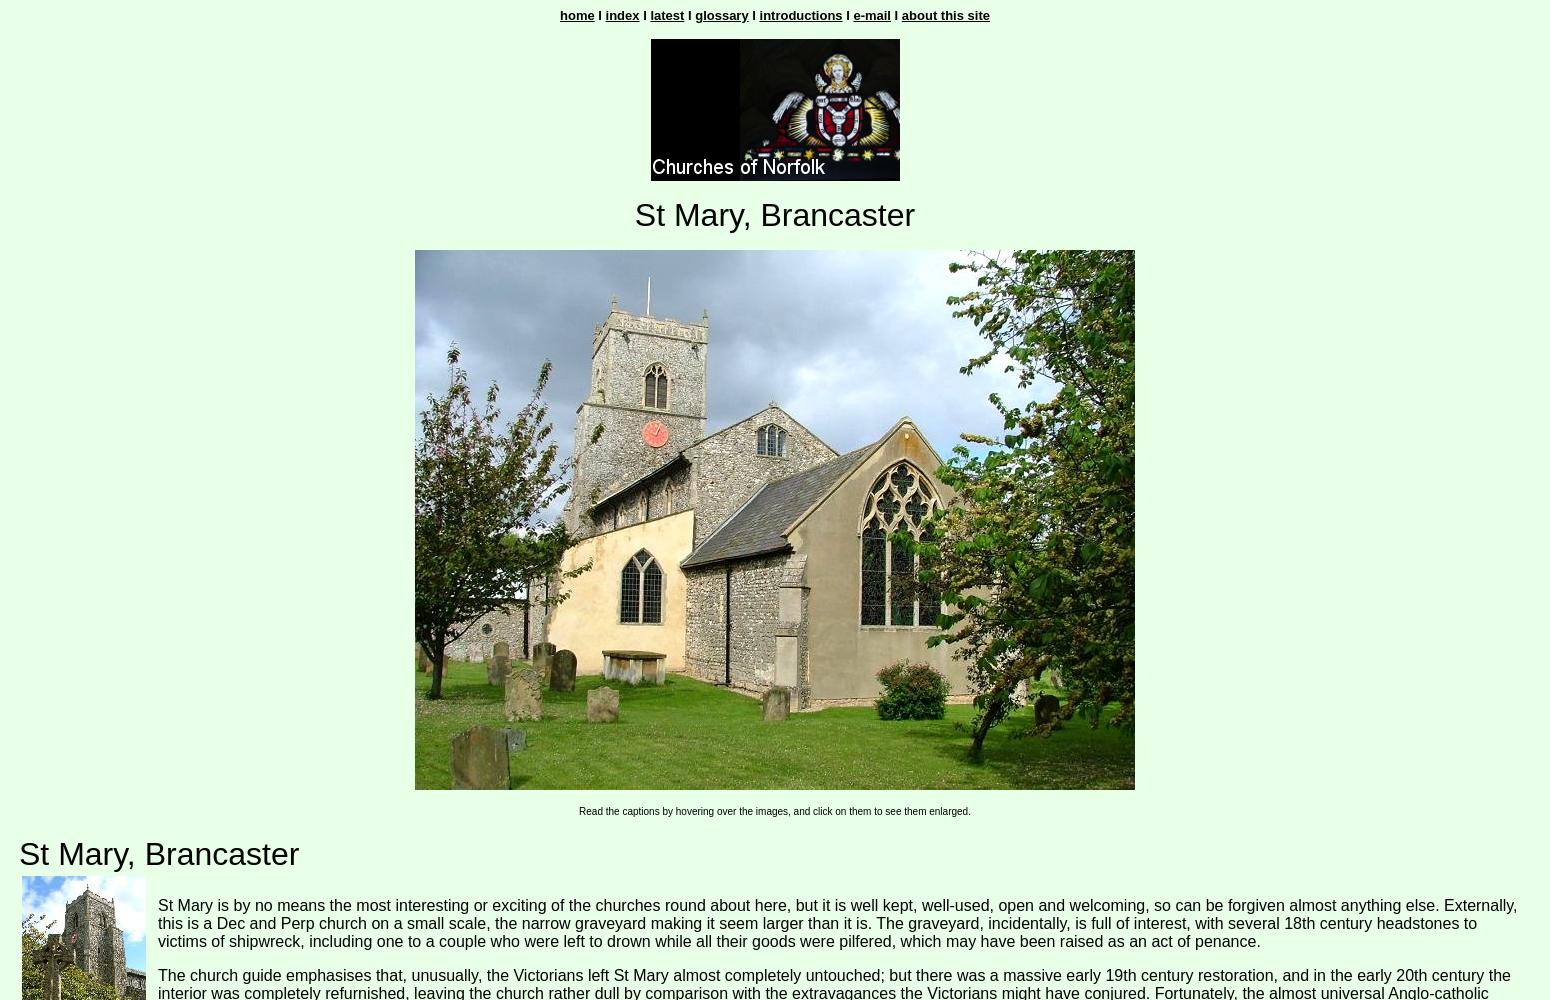 The height and width of the screenshot is (1000, 1550). I want to click on 'introductions', so click(759, 15).